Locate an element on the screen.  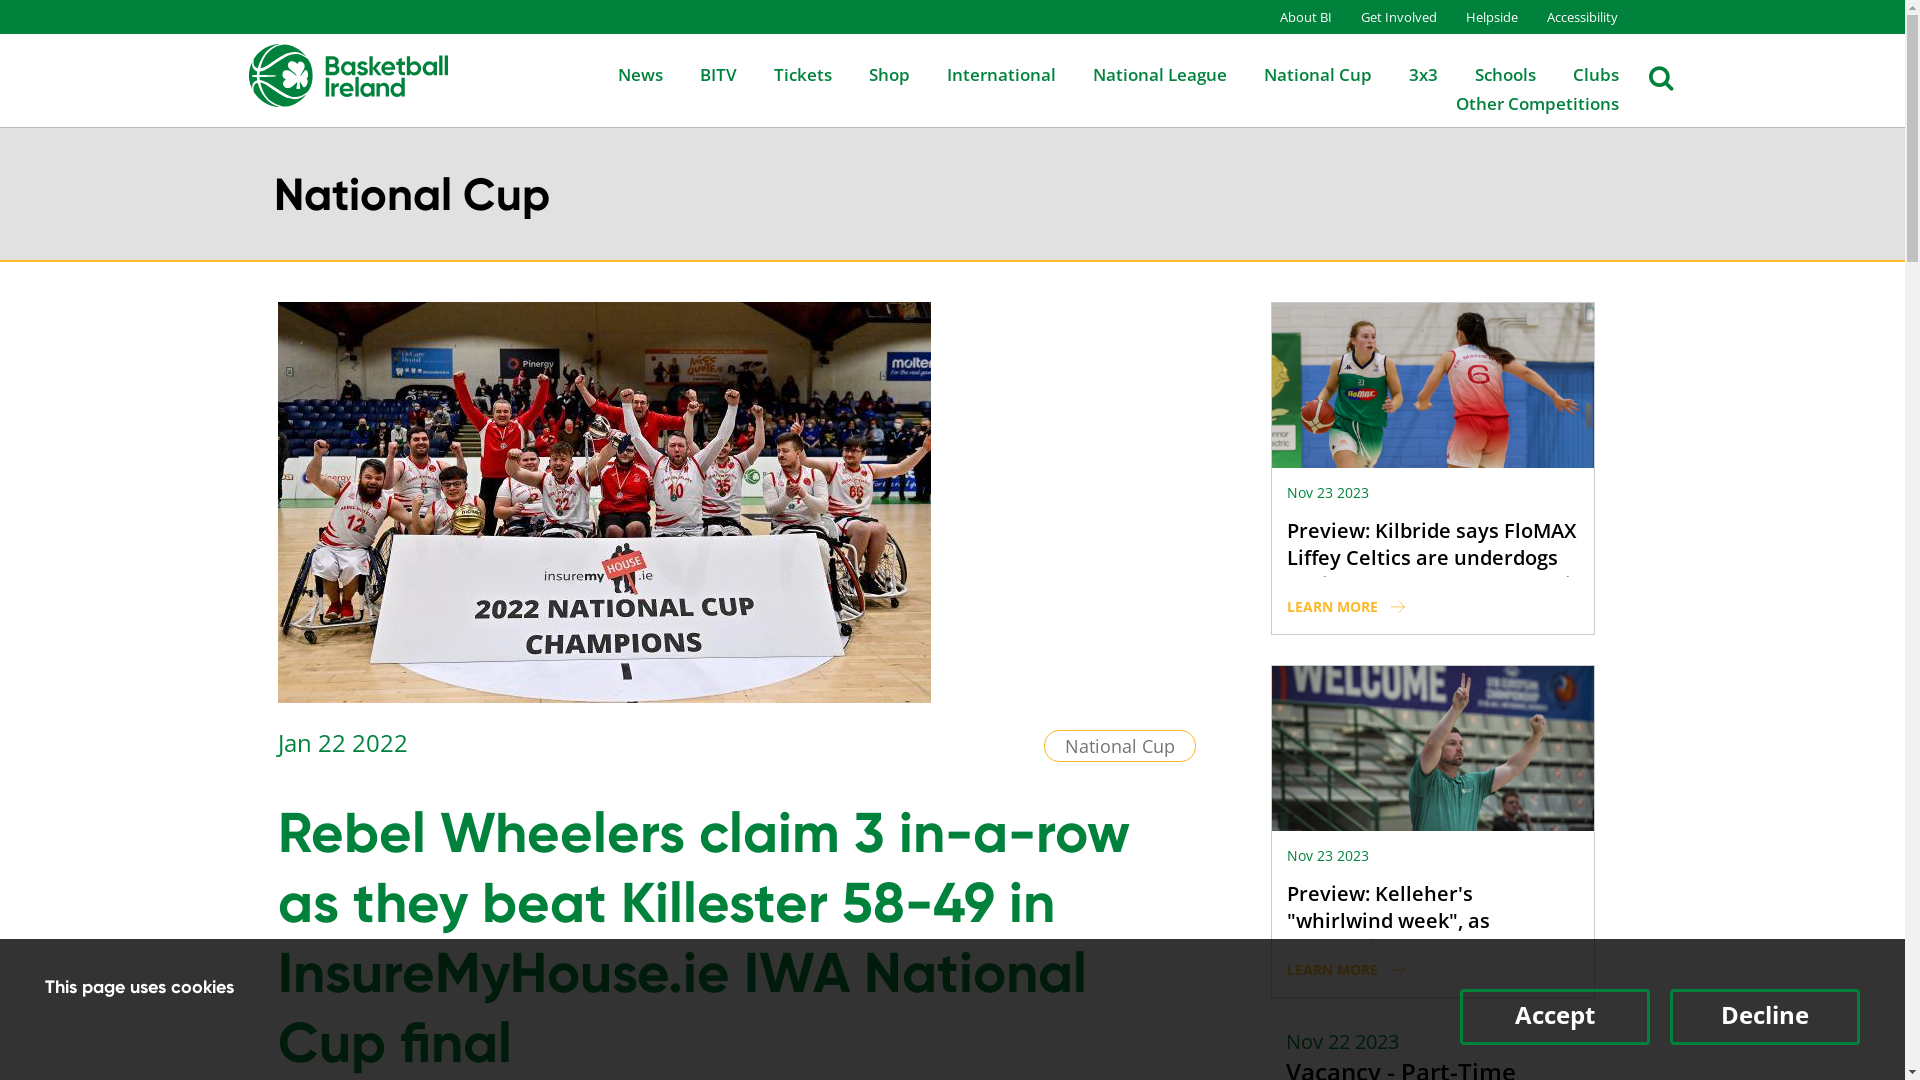
'About BI' is located at coordinates (1292, 16).